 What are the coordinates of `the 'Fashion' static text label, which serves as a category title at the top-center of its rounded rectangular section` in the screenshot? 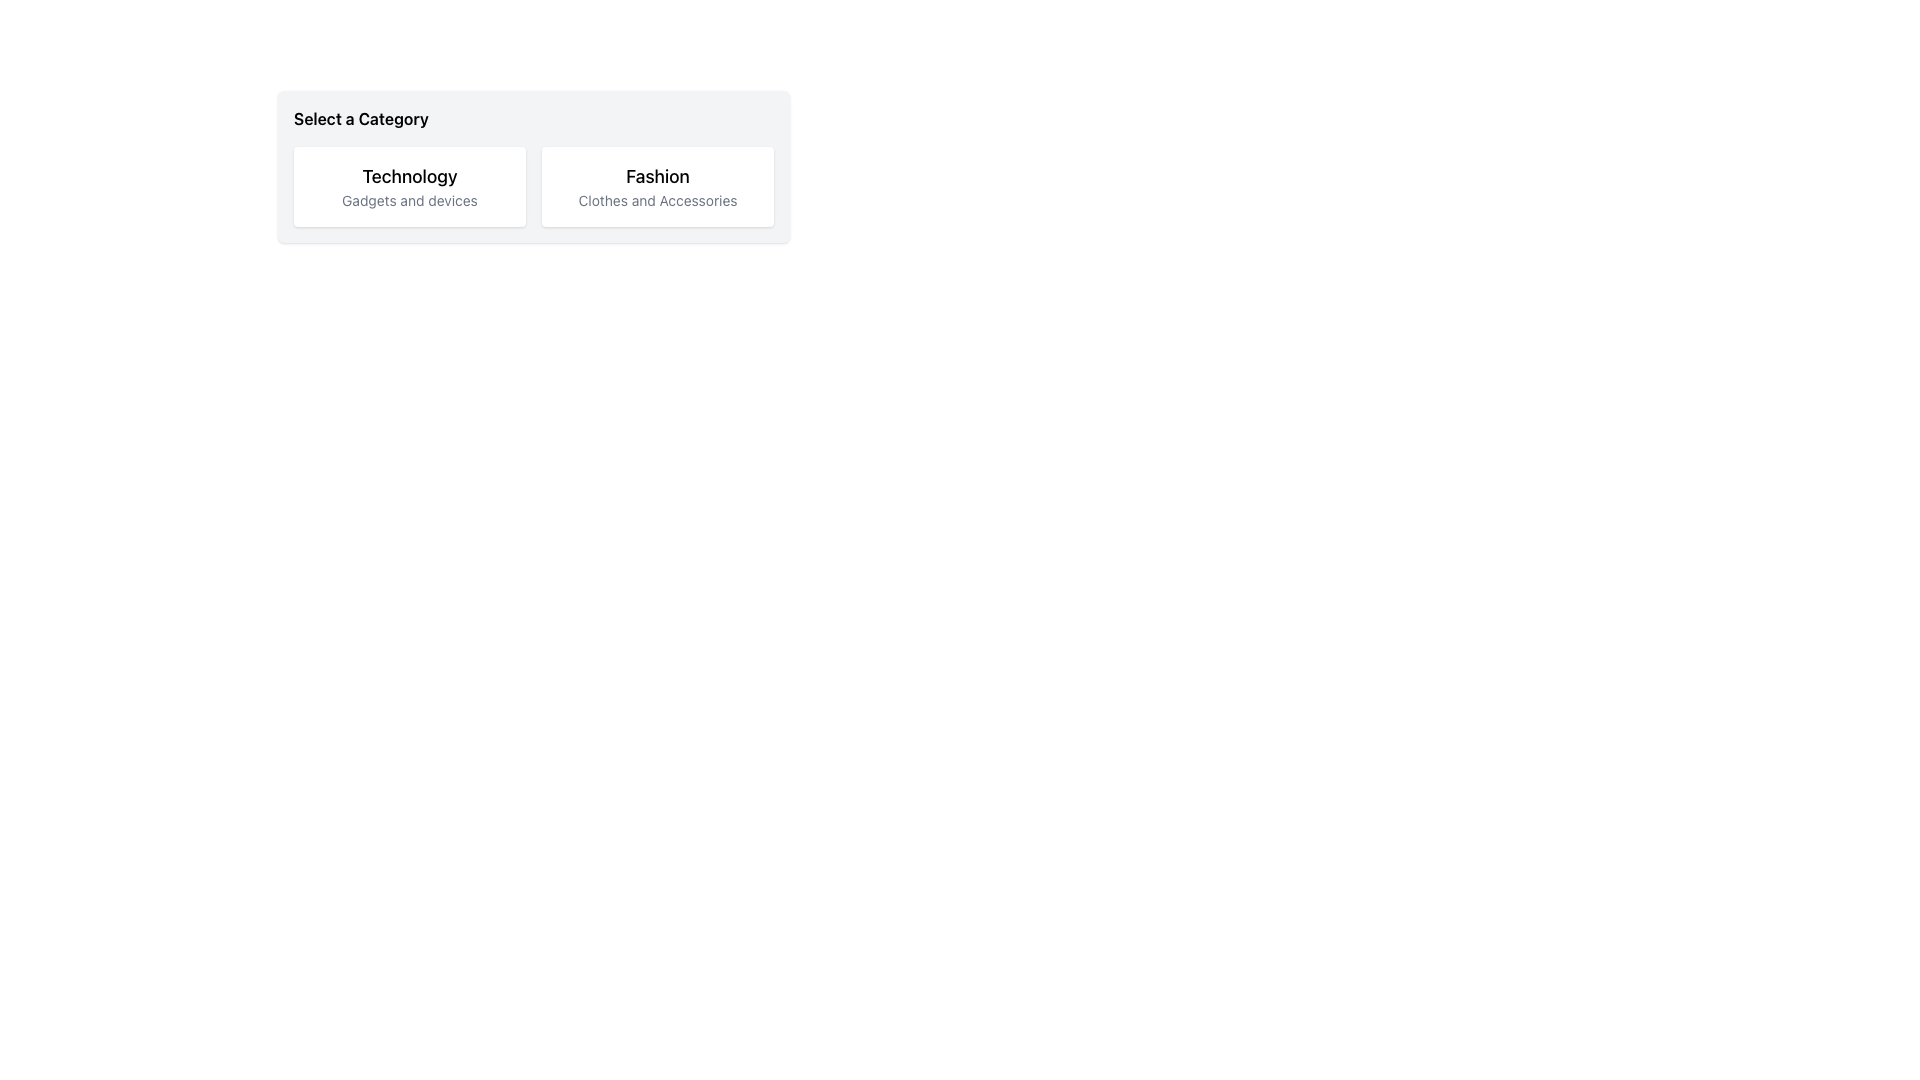 It's located at (657, 176).